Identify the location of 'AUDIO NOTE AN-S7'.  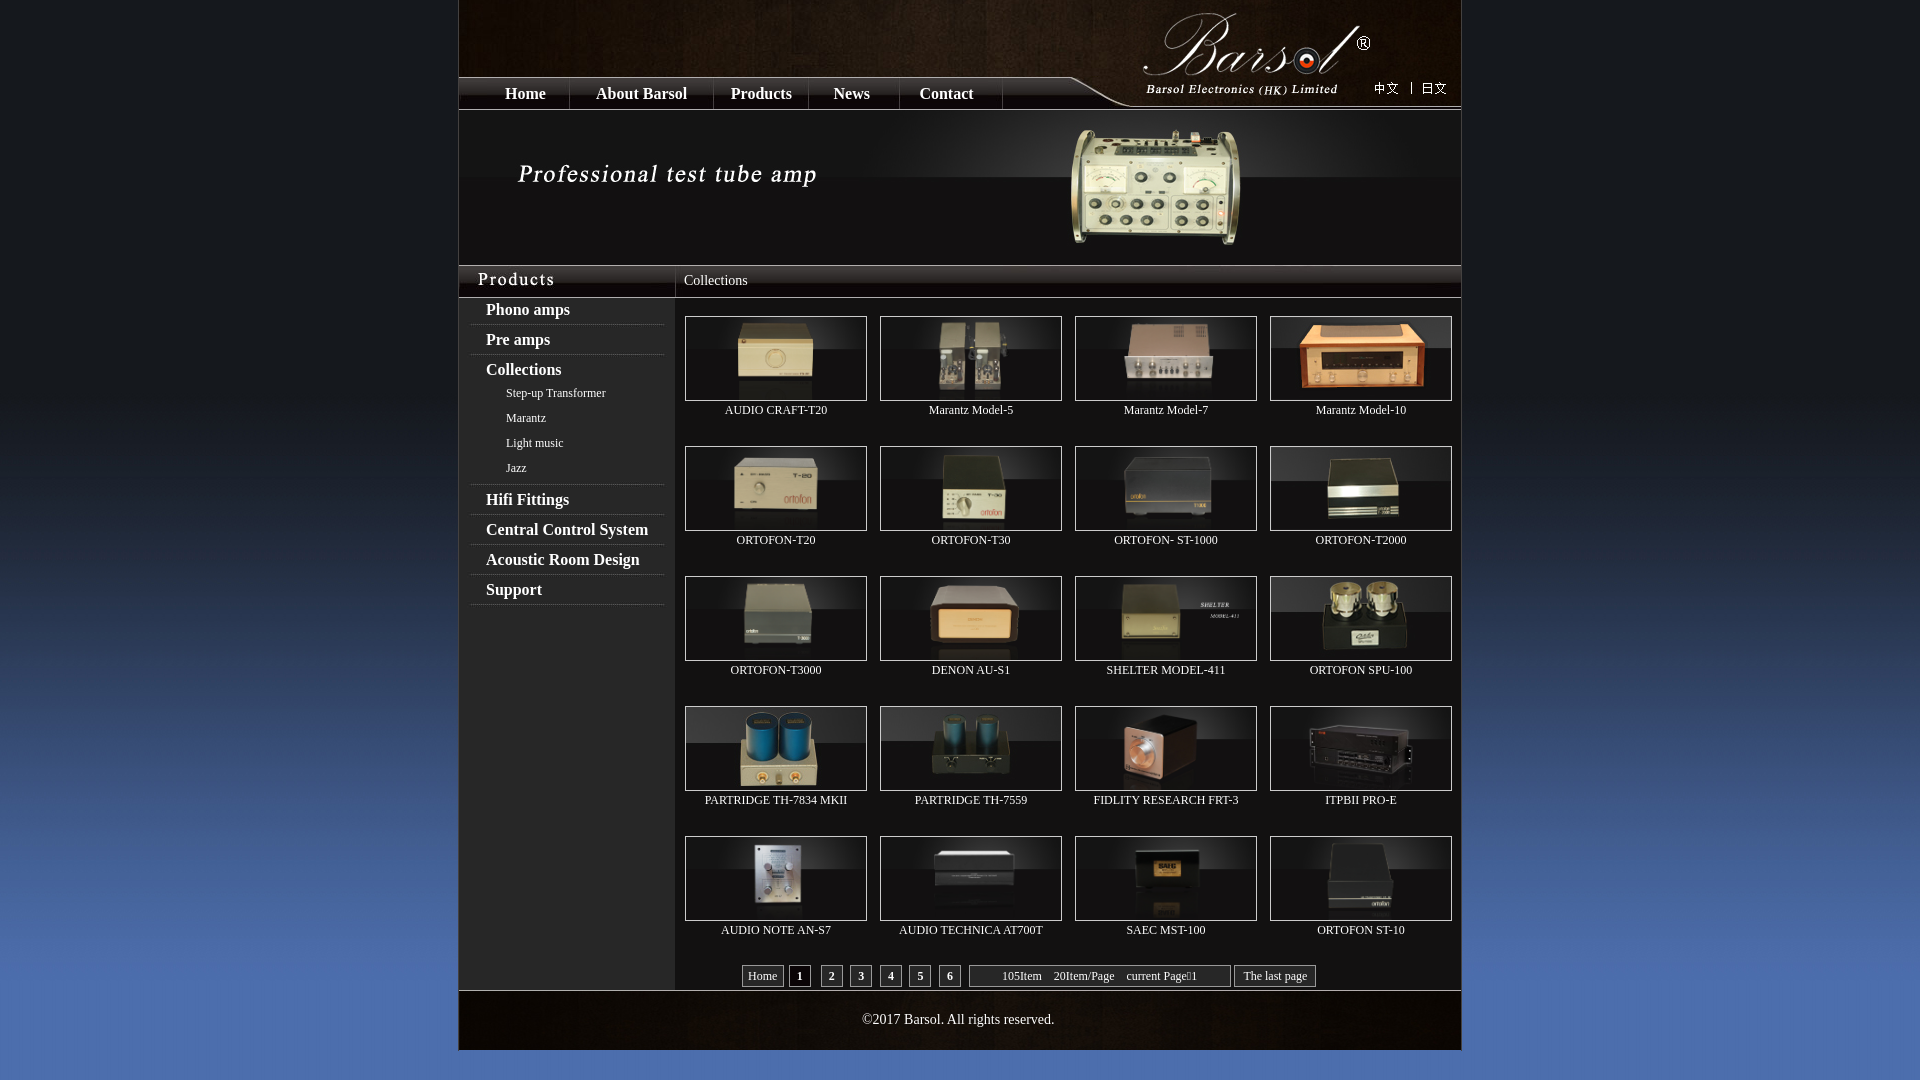
(720, 929).